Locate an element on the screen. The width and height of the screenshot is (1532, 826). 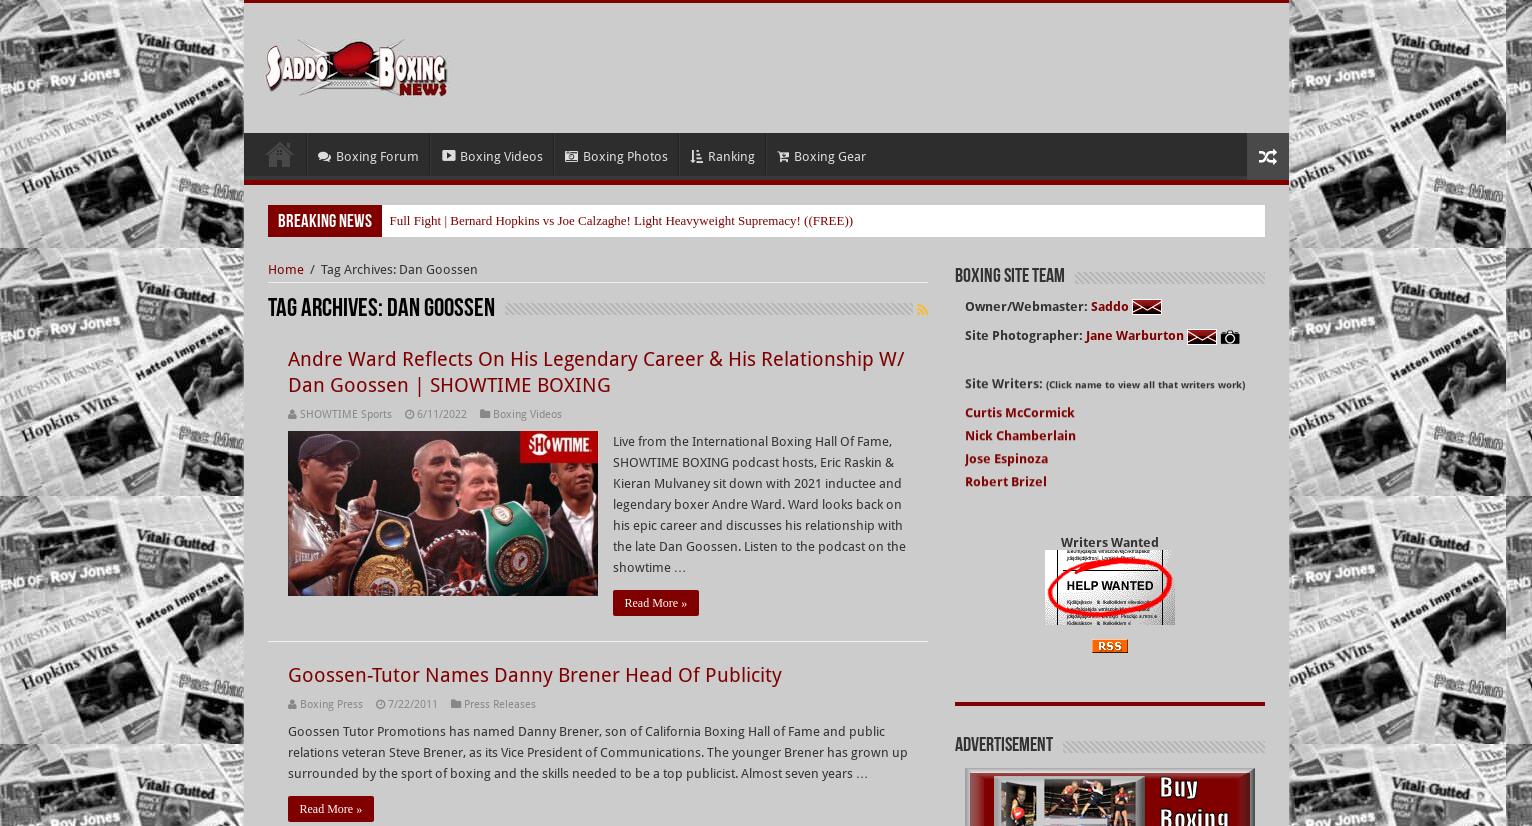
'Alejandro Tostado' is located at coordinates (1020, 547).